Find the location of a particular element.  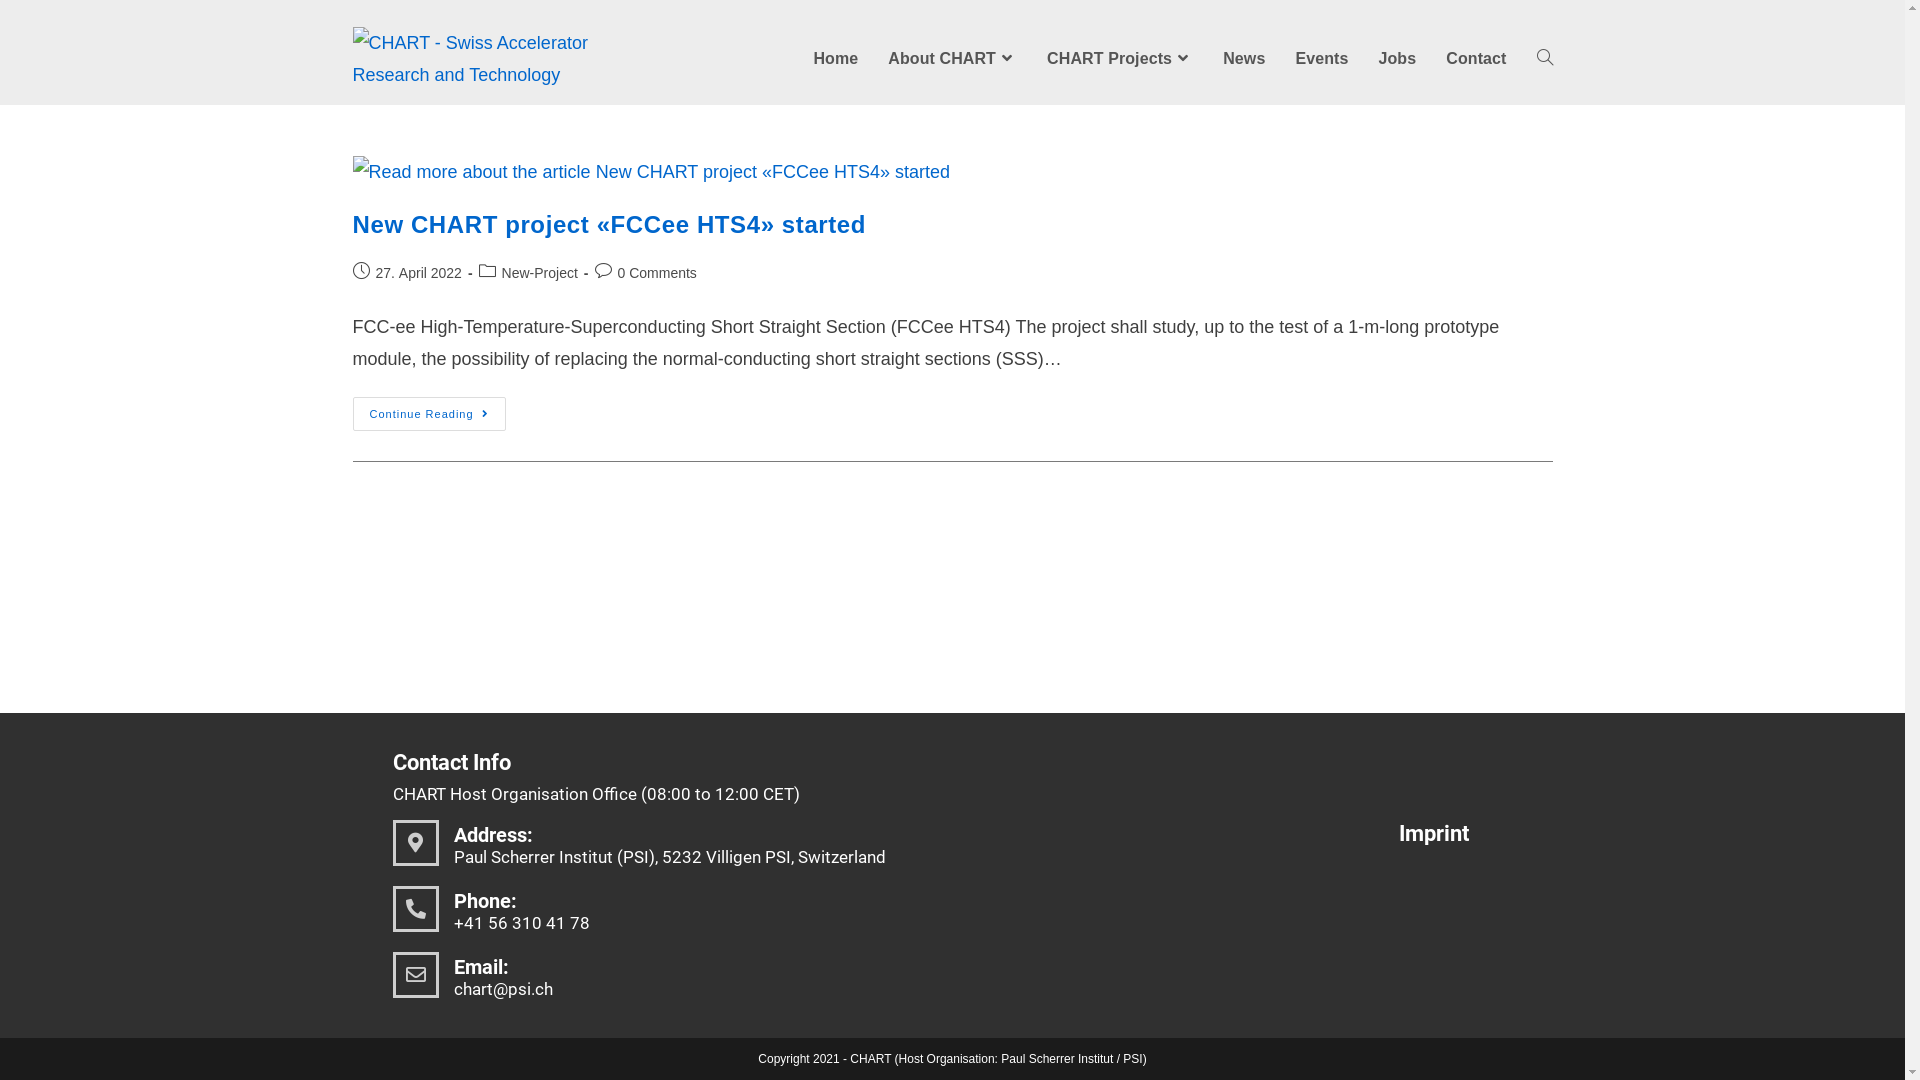

'New-Project' is located at coordinates (502, 273).